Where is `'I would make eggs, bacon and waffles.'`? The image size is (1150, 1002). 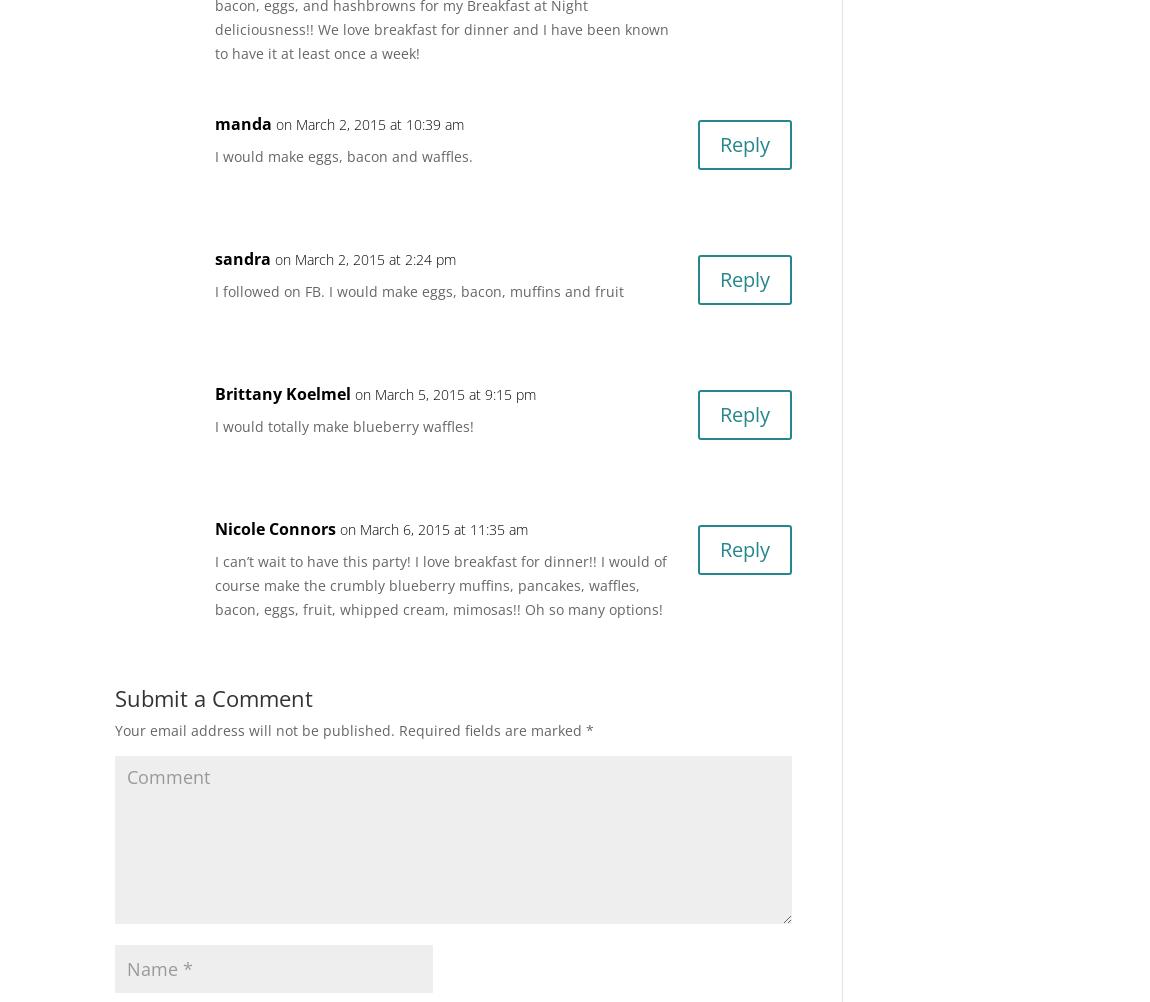
'I would make eggs, bacon and waffles.' is located at coordinates (343, 155).